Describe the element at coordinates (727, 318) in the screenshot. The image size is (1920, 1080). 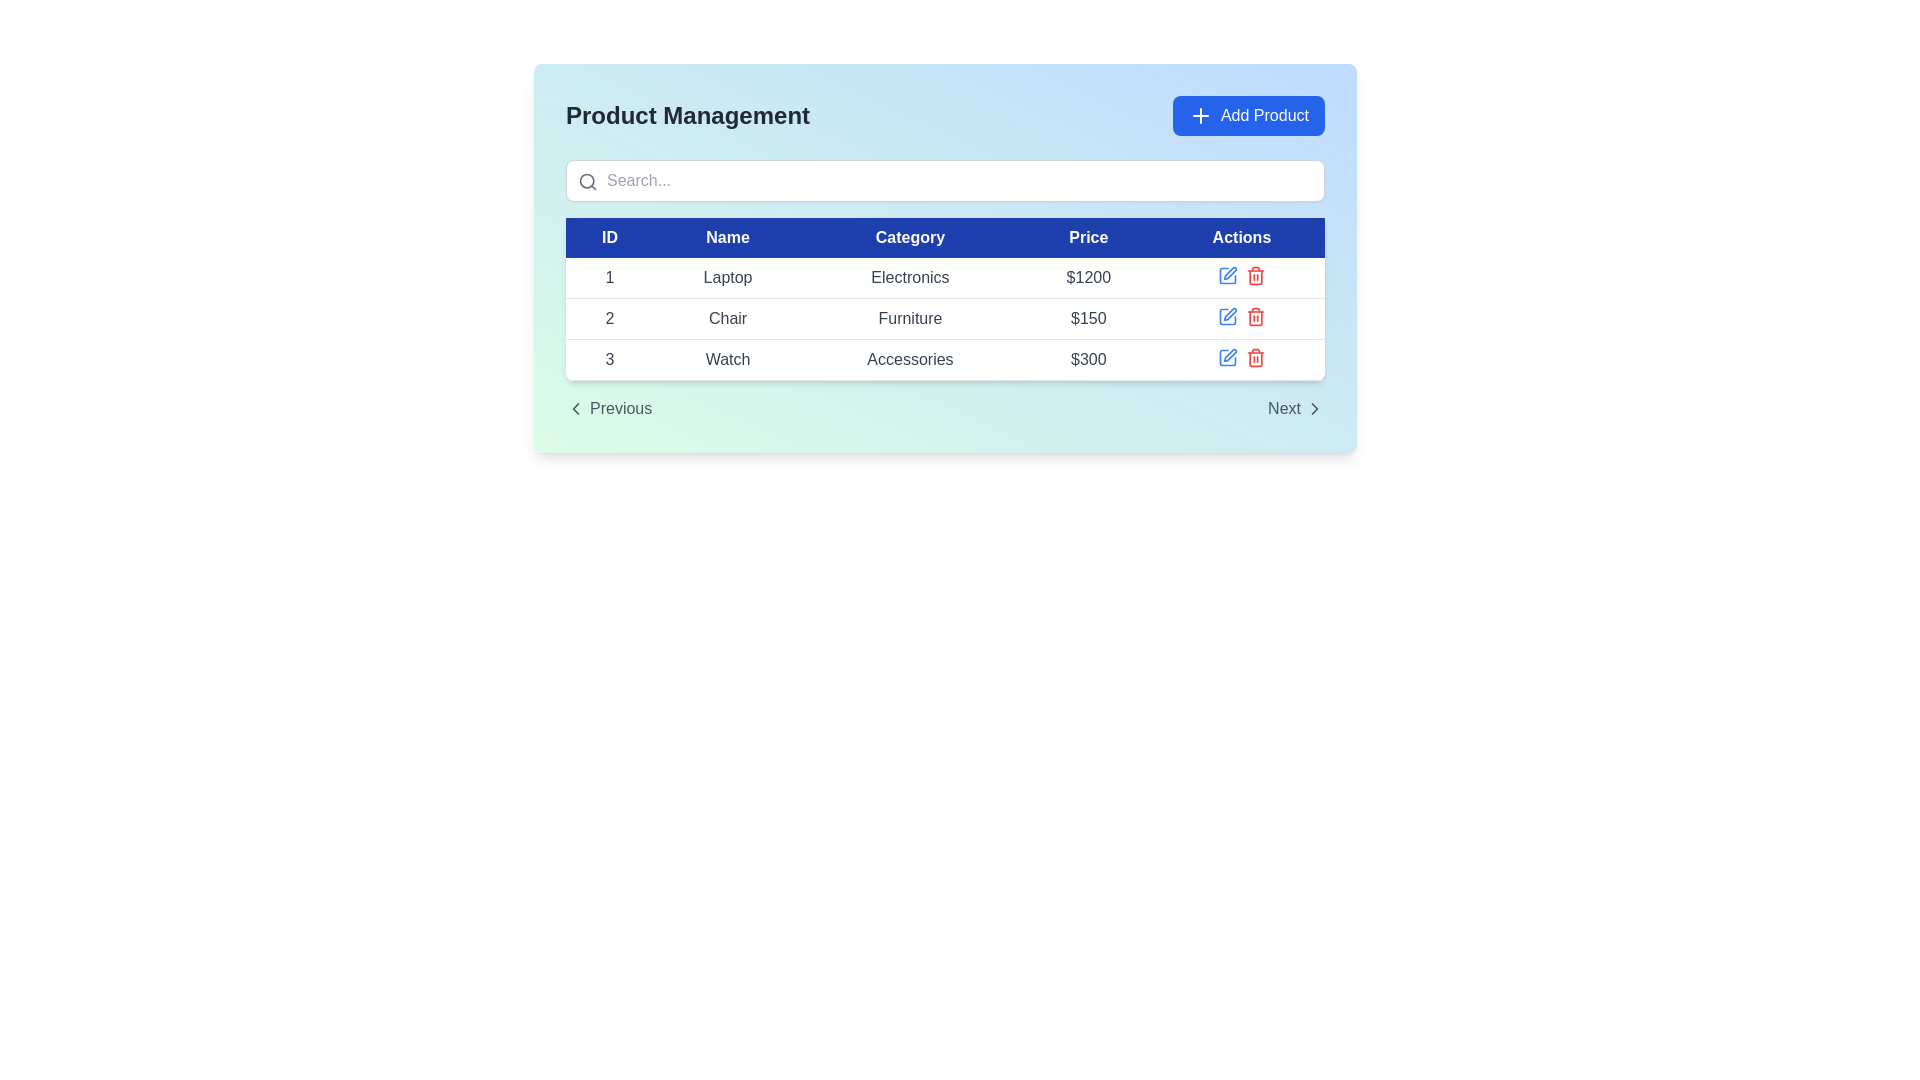
I see `the text label displaying 'Chair' in the second row of the table under the 'Name' column` at that location.